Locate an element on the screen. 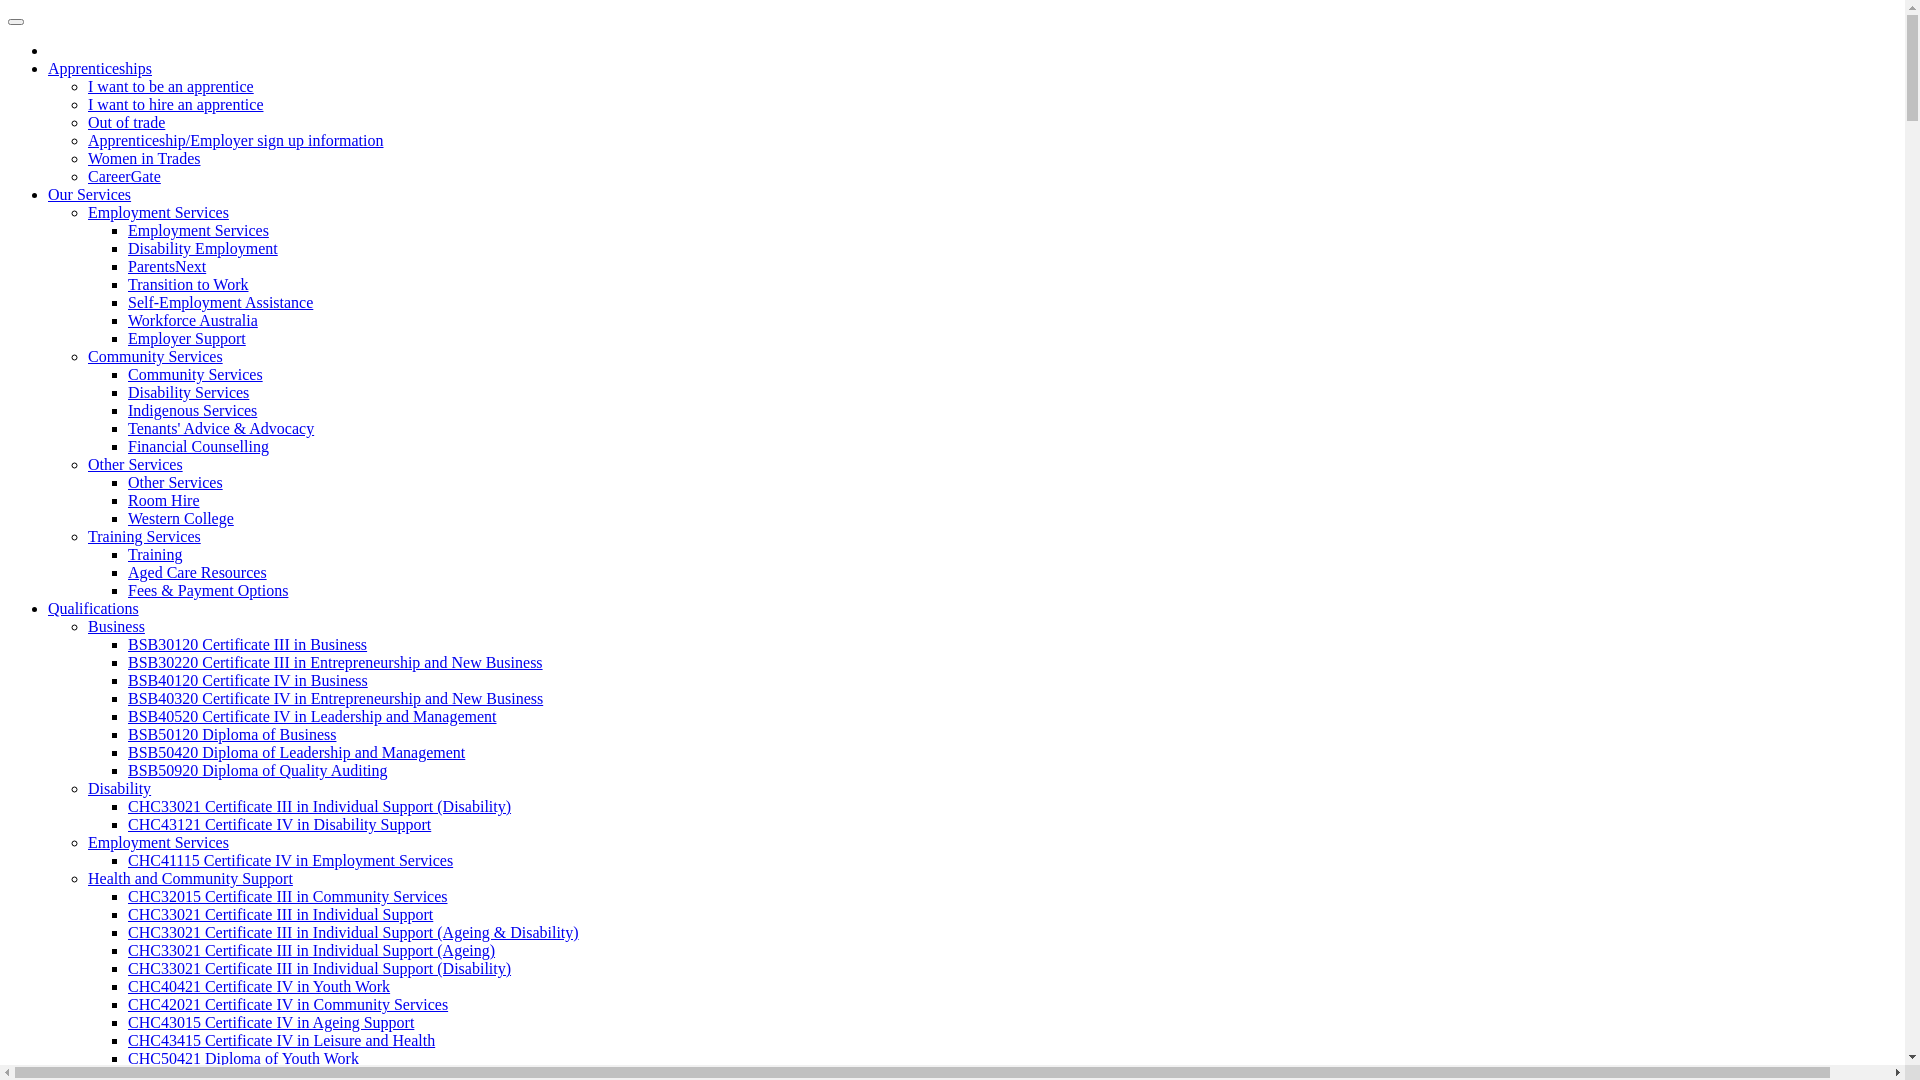 This screenshot has width=1920, height=1080. 'Training' is located at coordinates (127, 554).